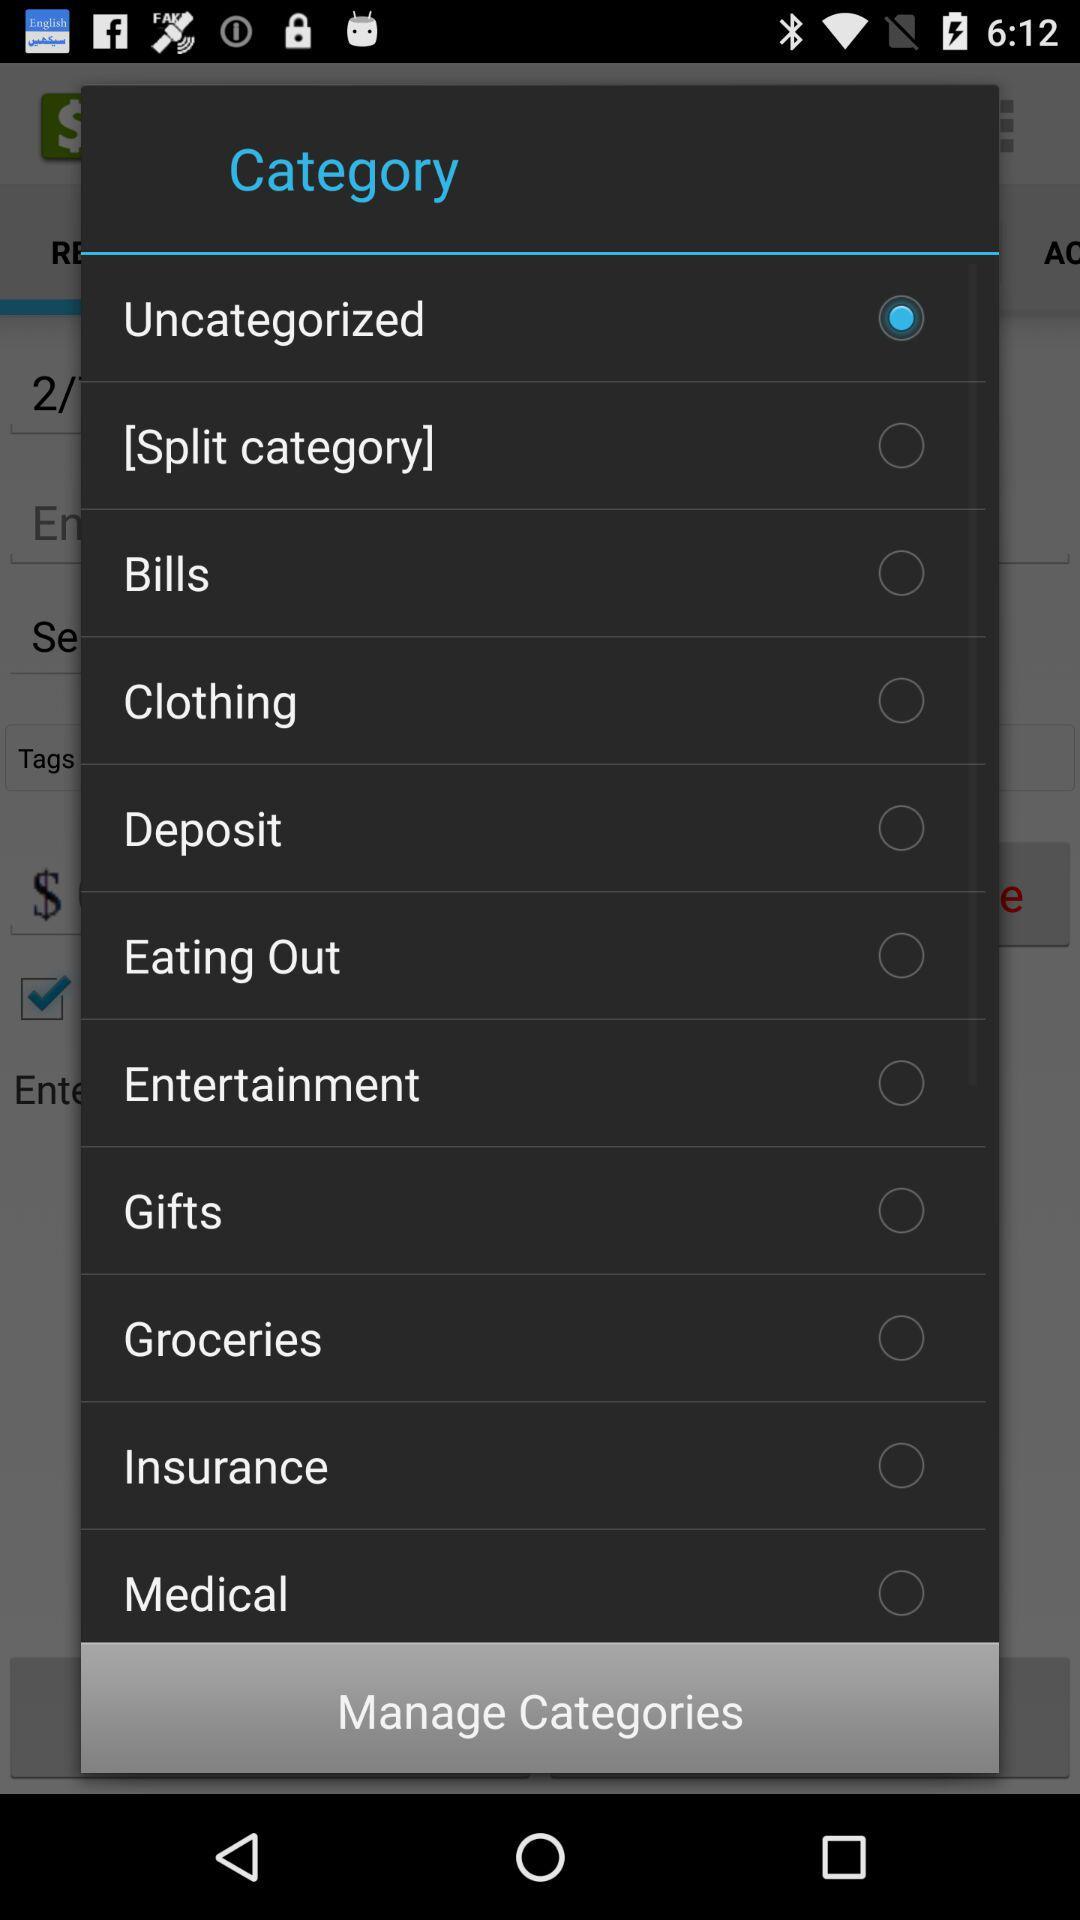  Describe the element at coordinates (532, 1209) in the screenshot. I see `the icon above the groceries checkbox` at that location.